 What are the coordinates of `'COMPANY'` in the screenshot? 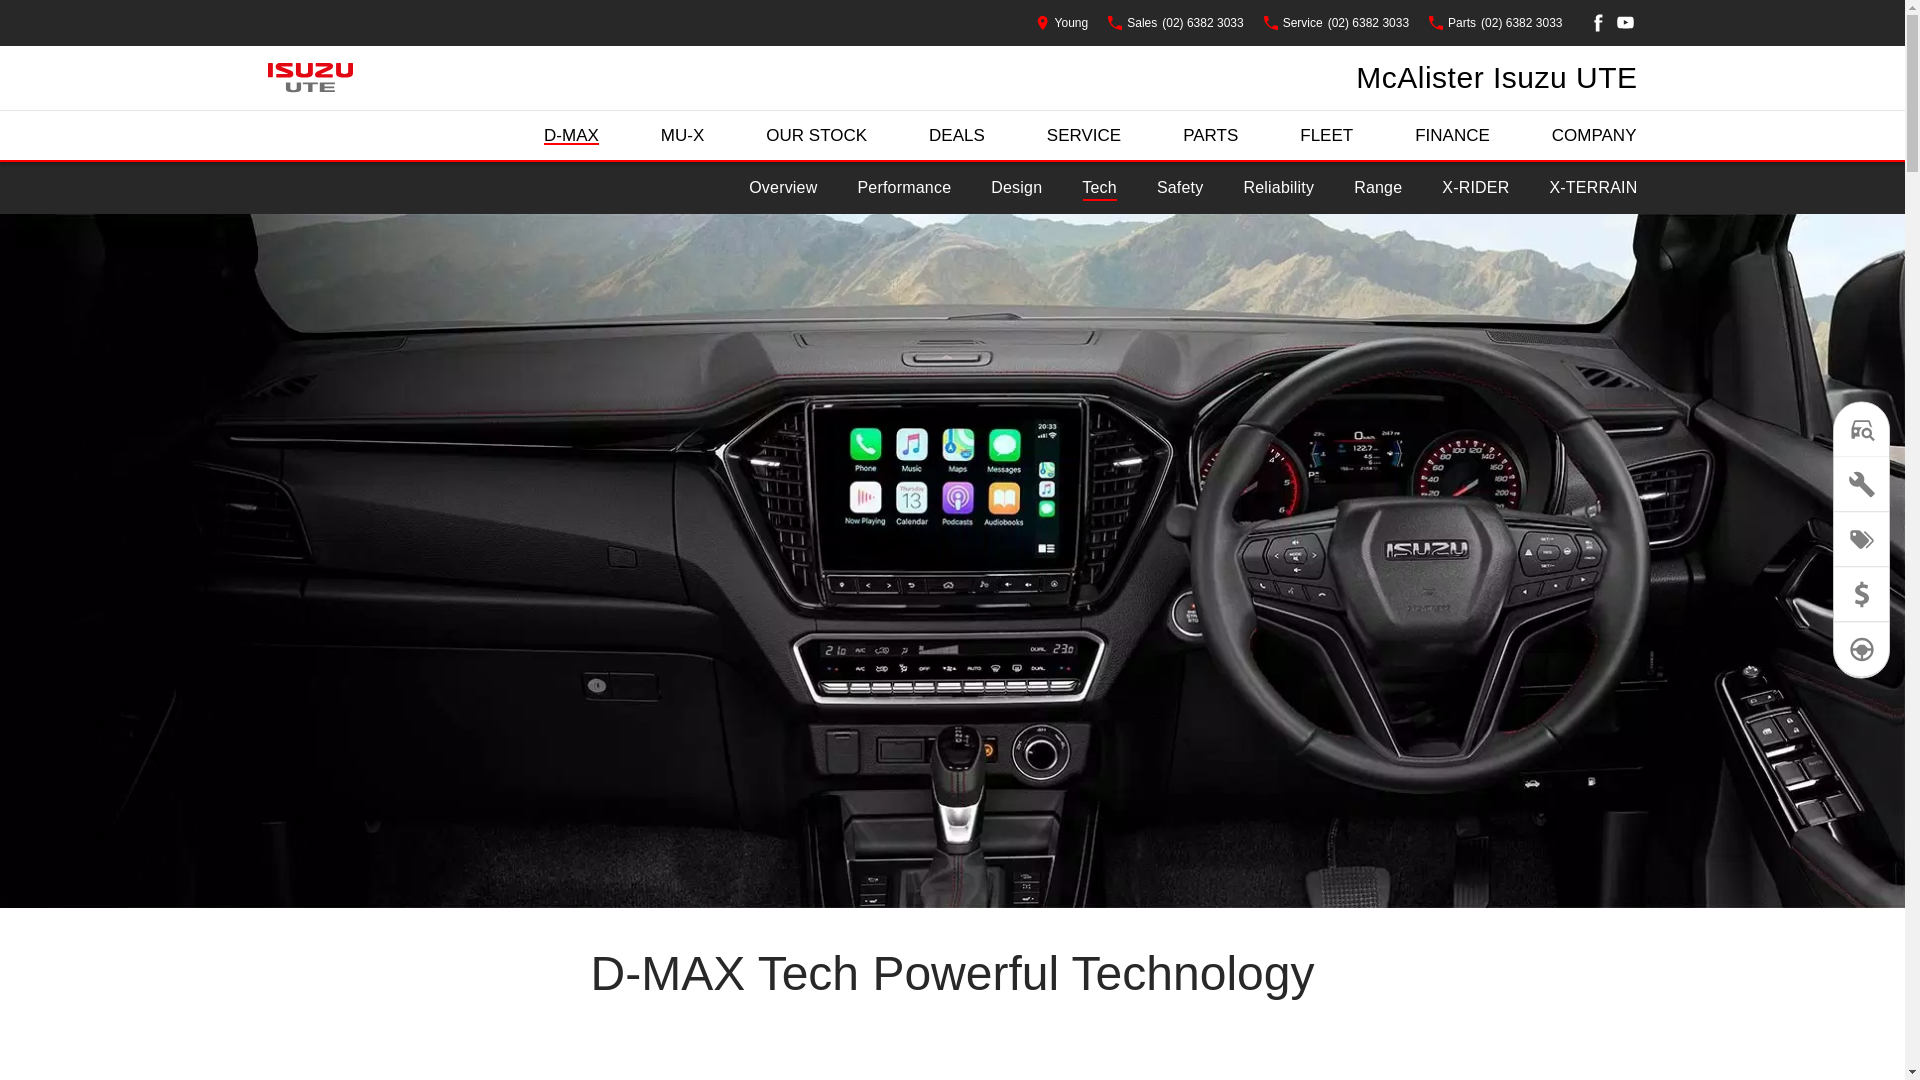 It's located at (1593, 135).